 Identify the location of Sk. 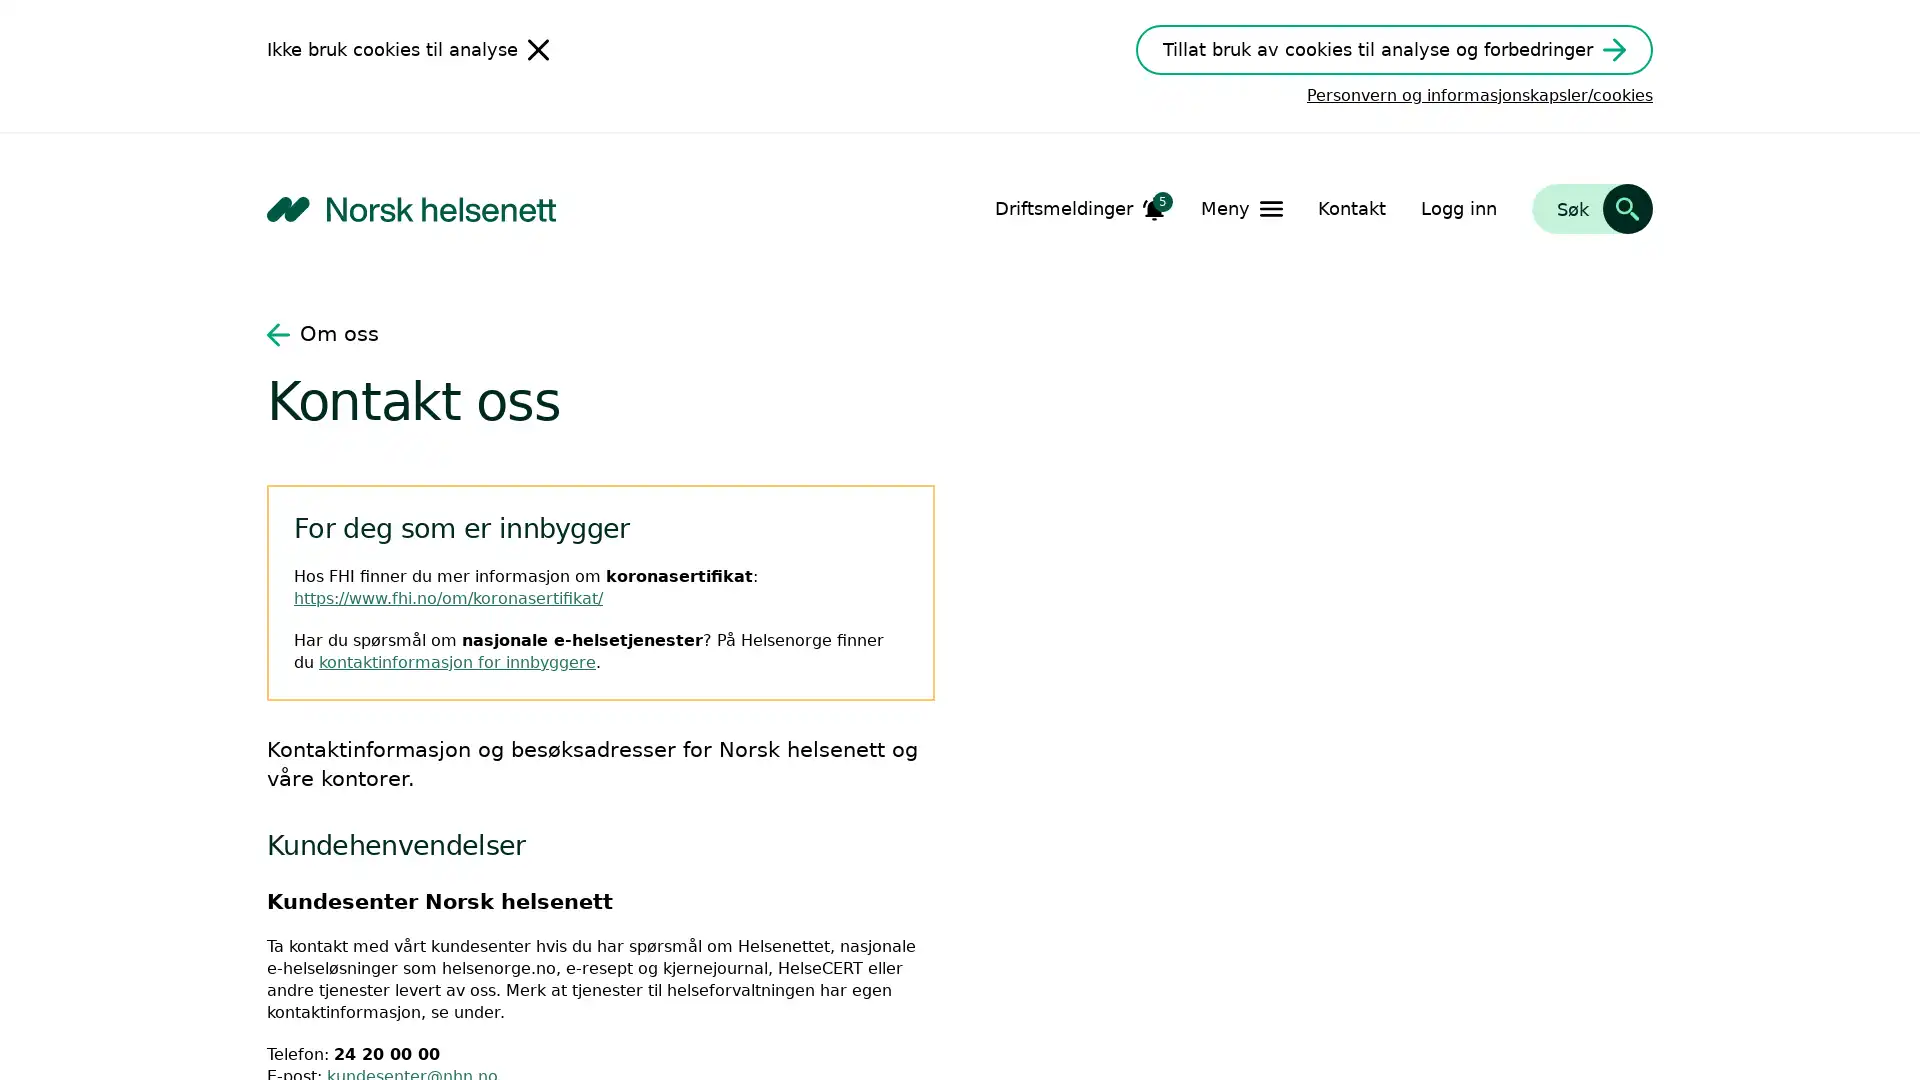
(1627, 208).